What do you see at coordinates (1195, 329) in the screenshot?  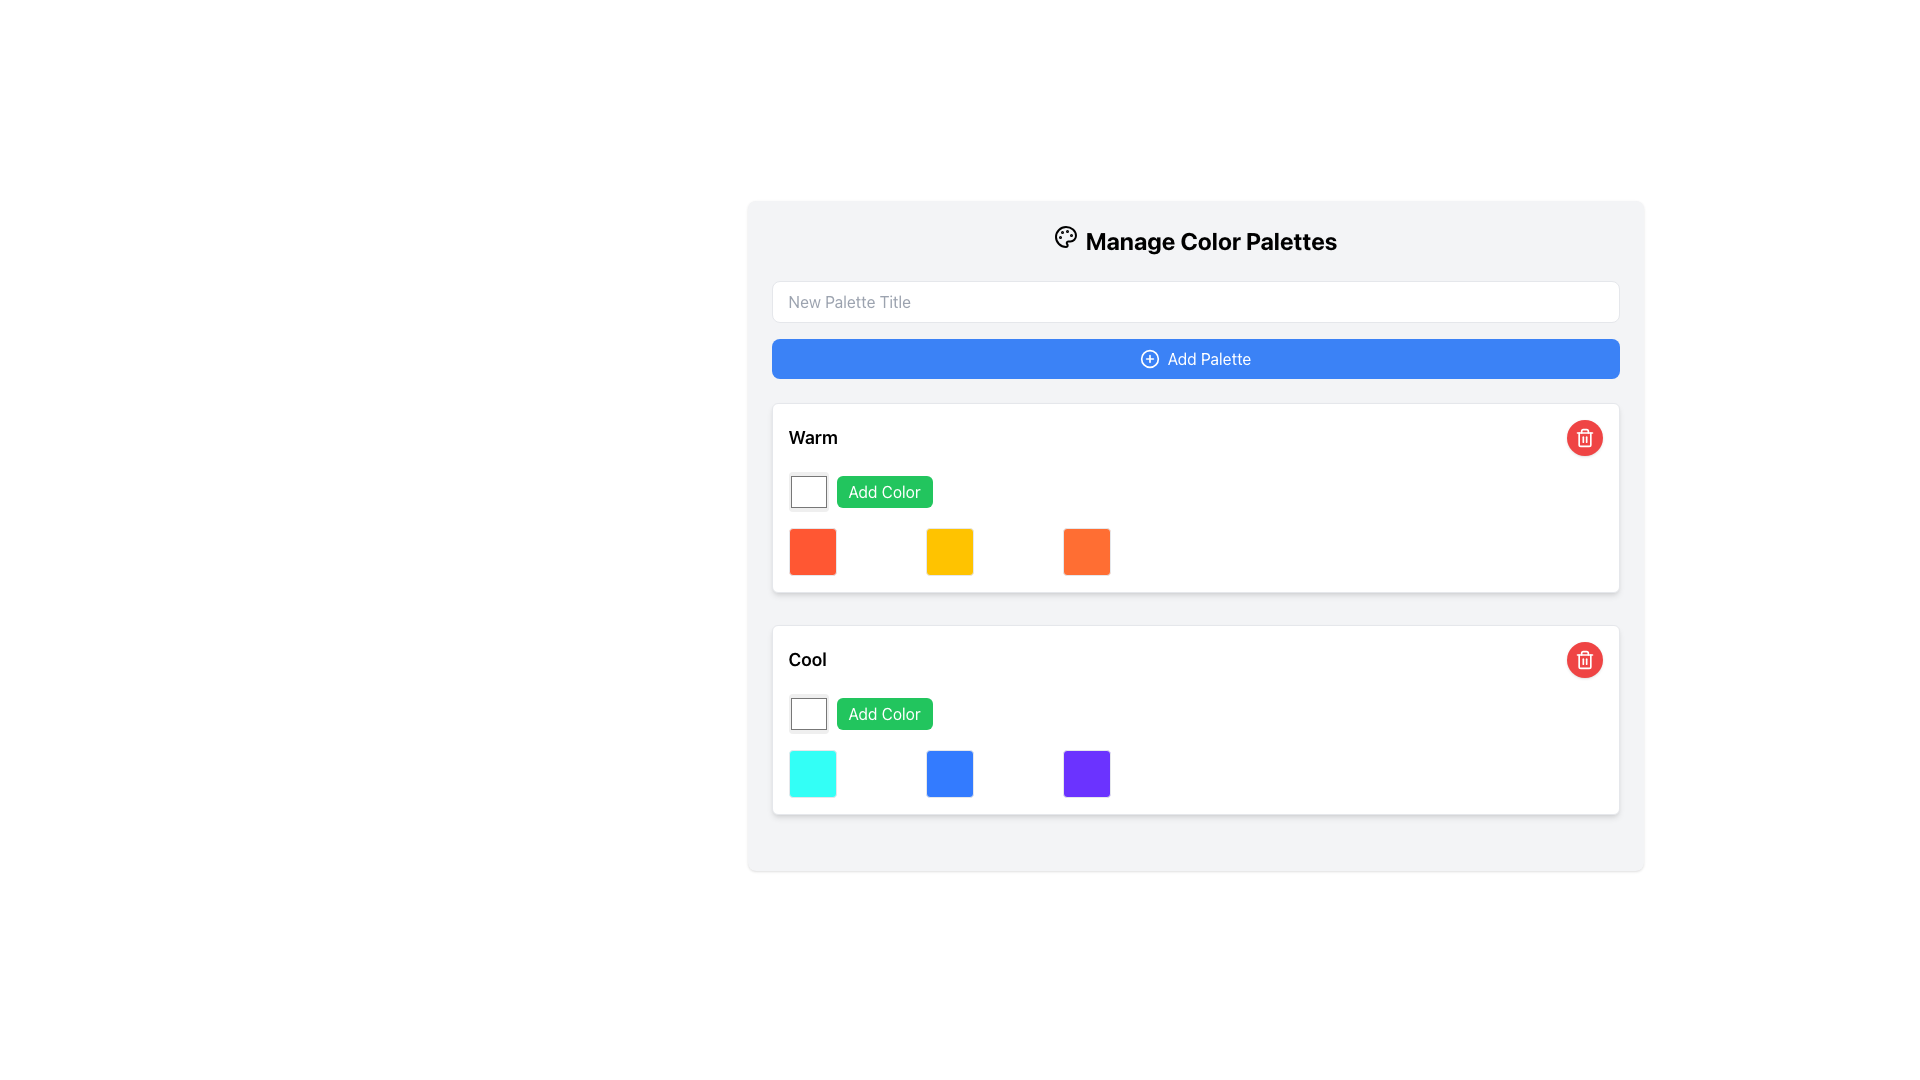 I see `the 'Add Palette' button with a blue background and white text, located in the 'Manage Color Palettes' panel` at bounding box center [1195, 329].